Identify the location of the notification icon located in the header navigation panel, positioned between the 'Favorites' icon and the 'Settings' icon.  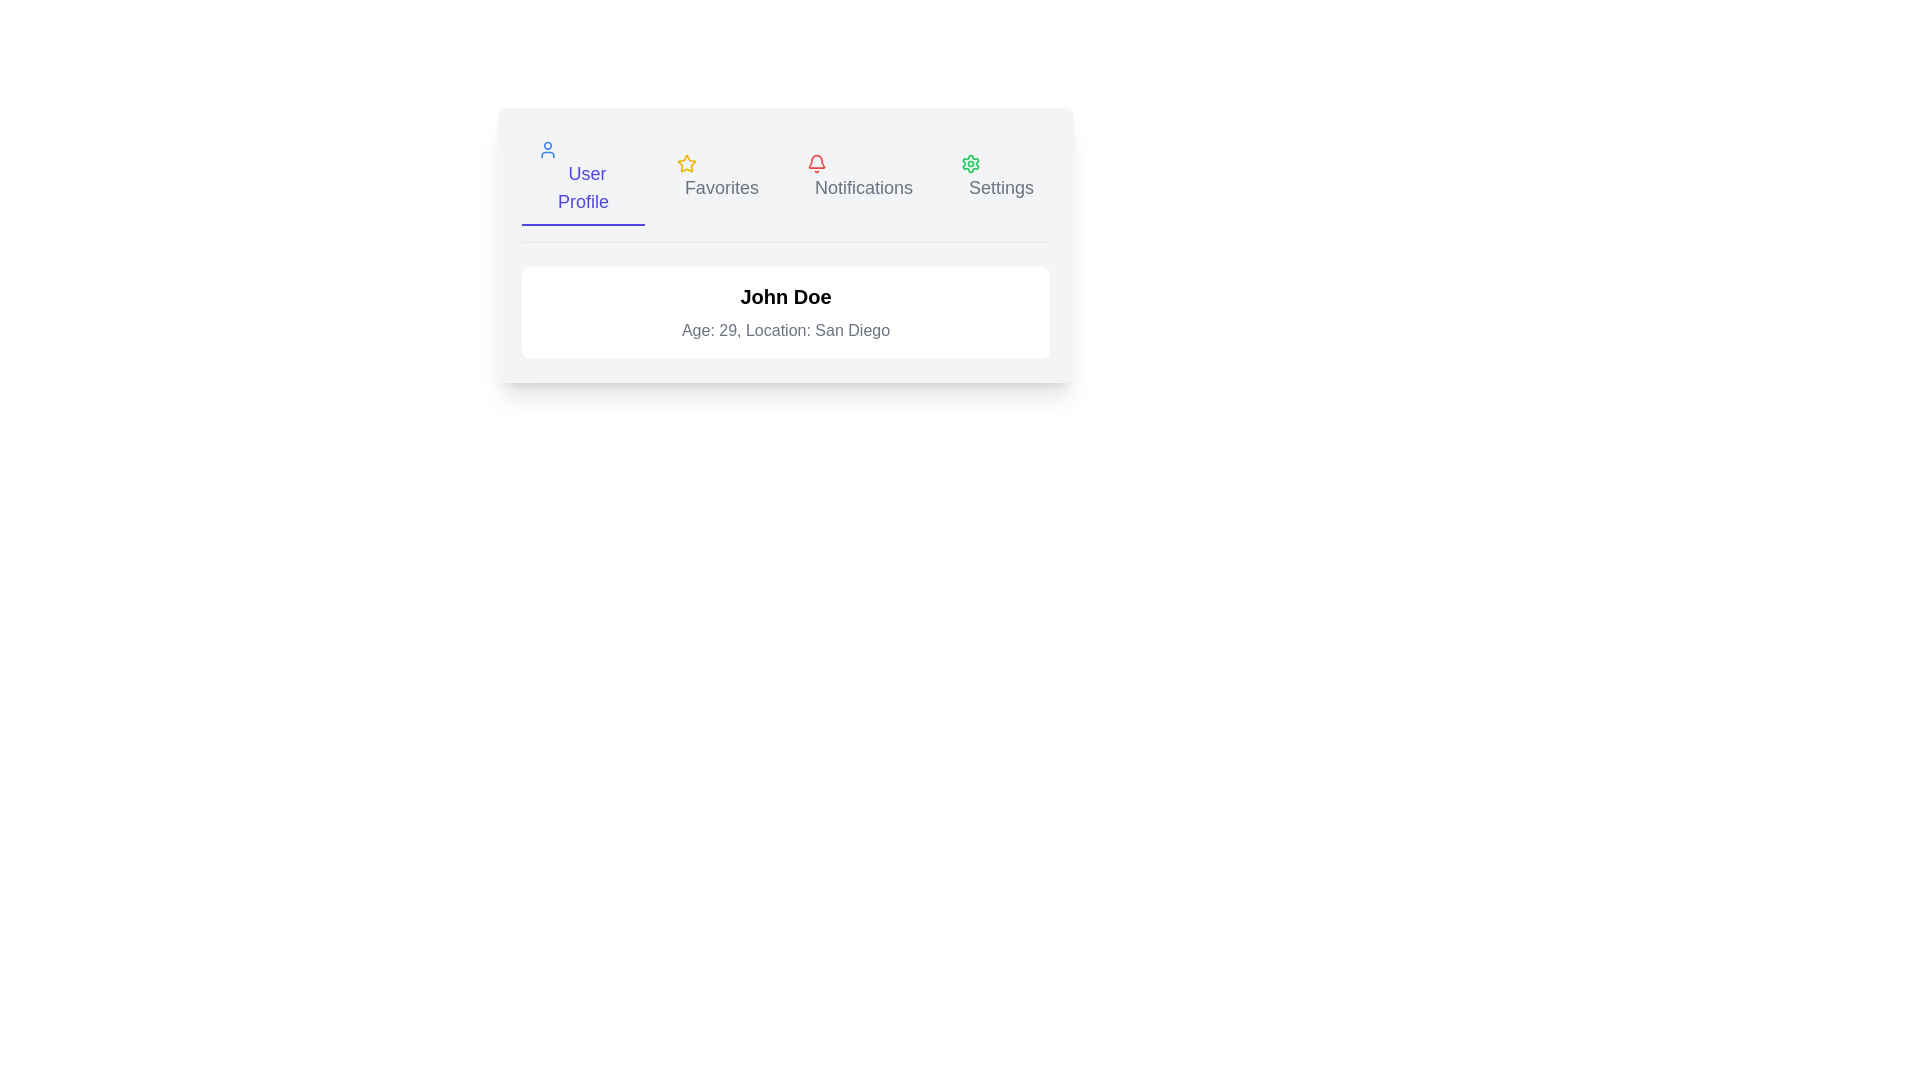
(816, 163).